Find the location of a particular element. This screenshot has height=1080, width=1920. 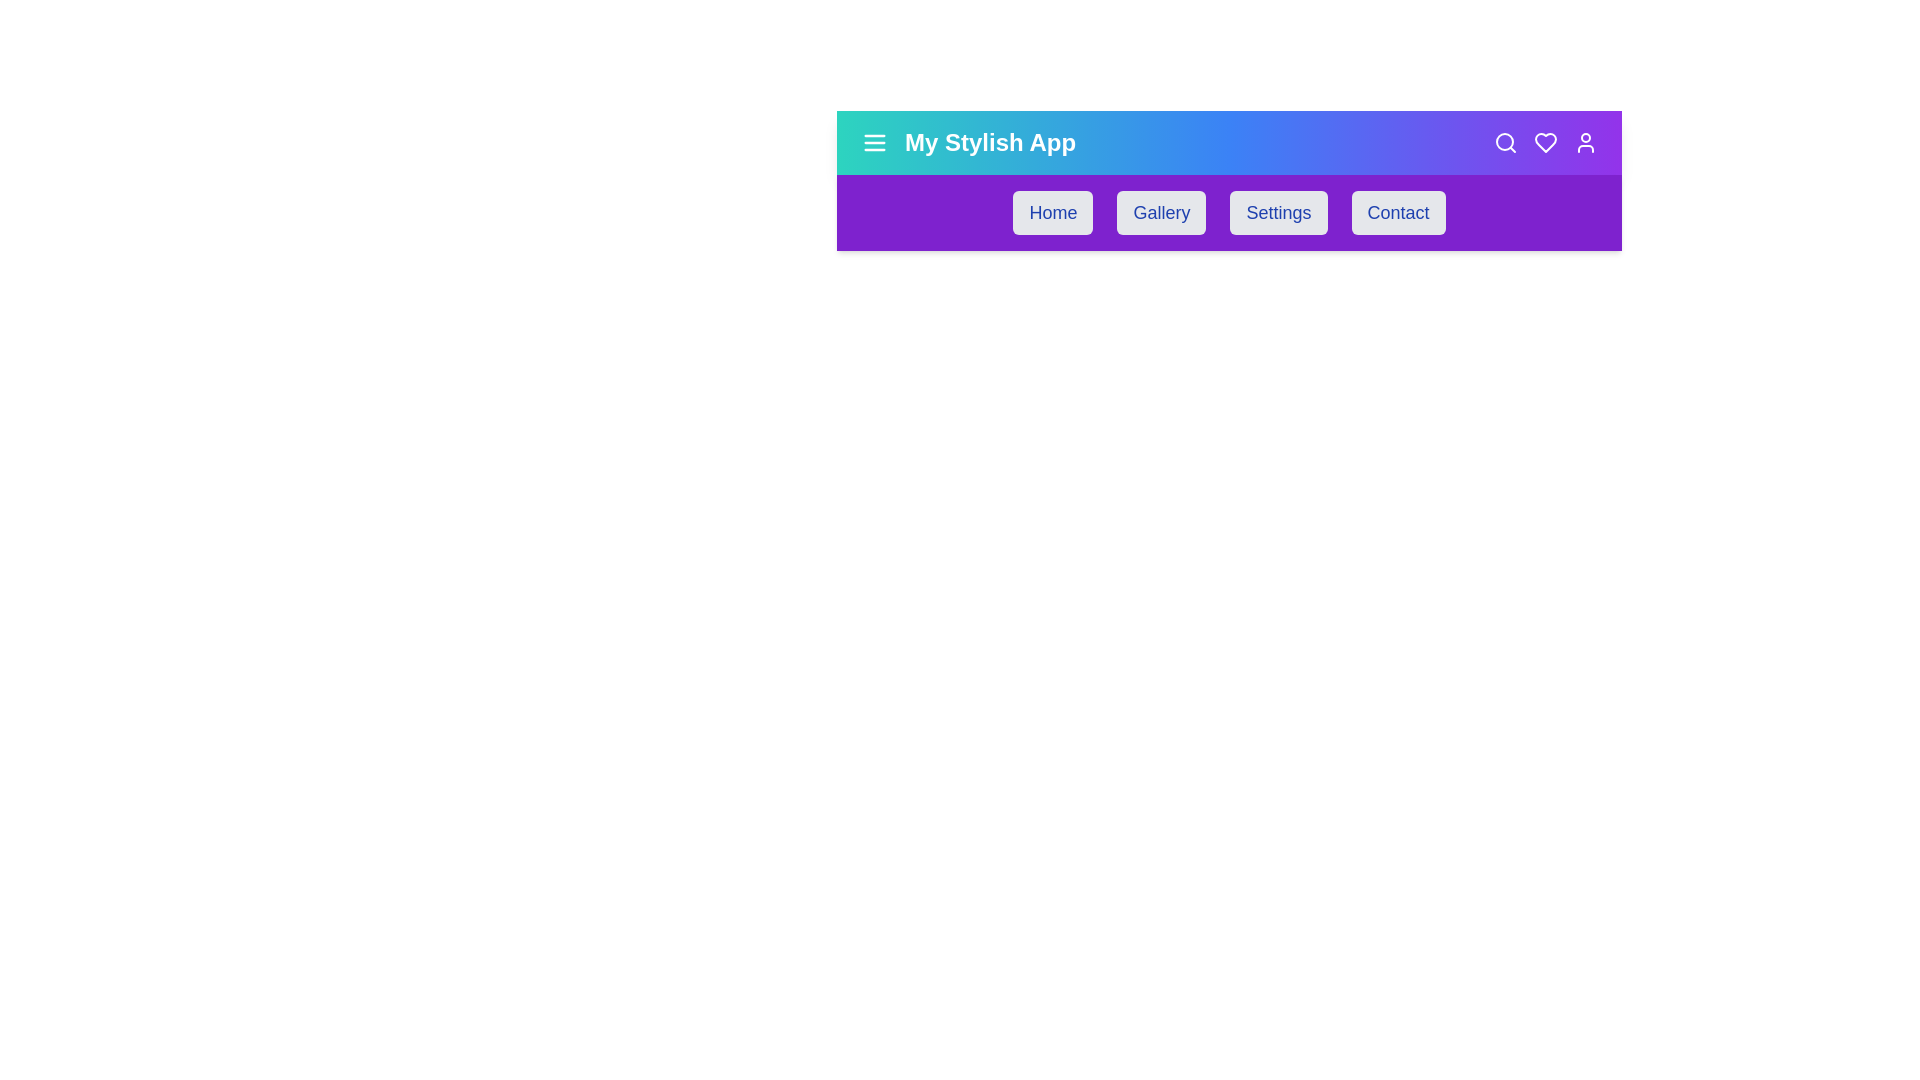

the navigation link Contact from the menu is located at coordinates (1397, 212).